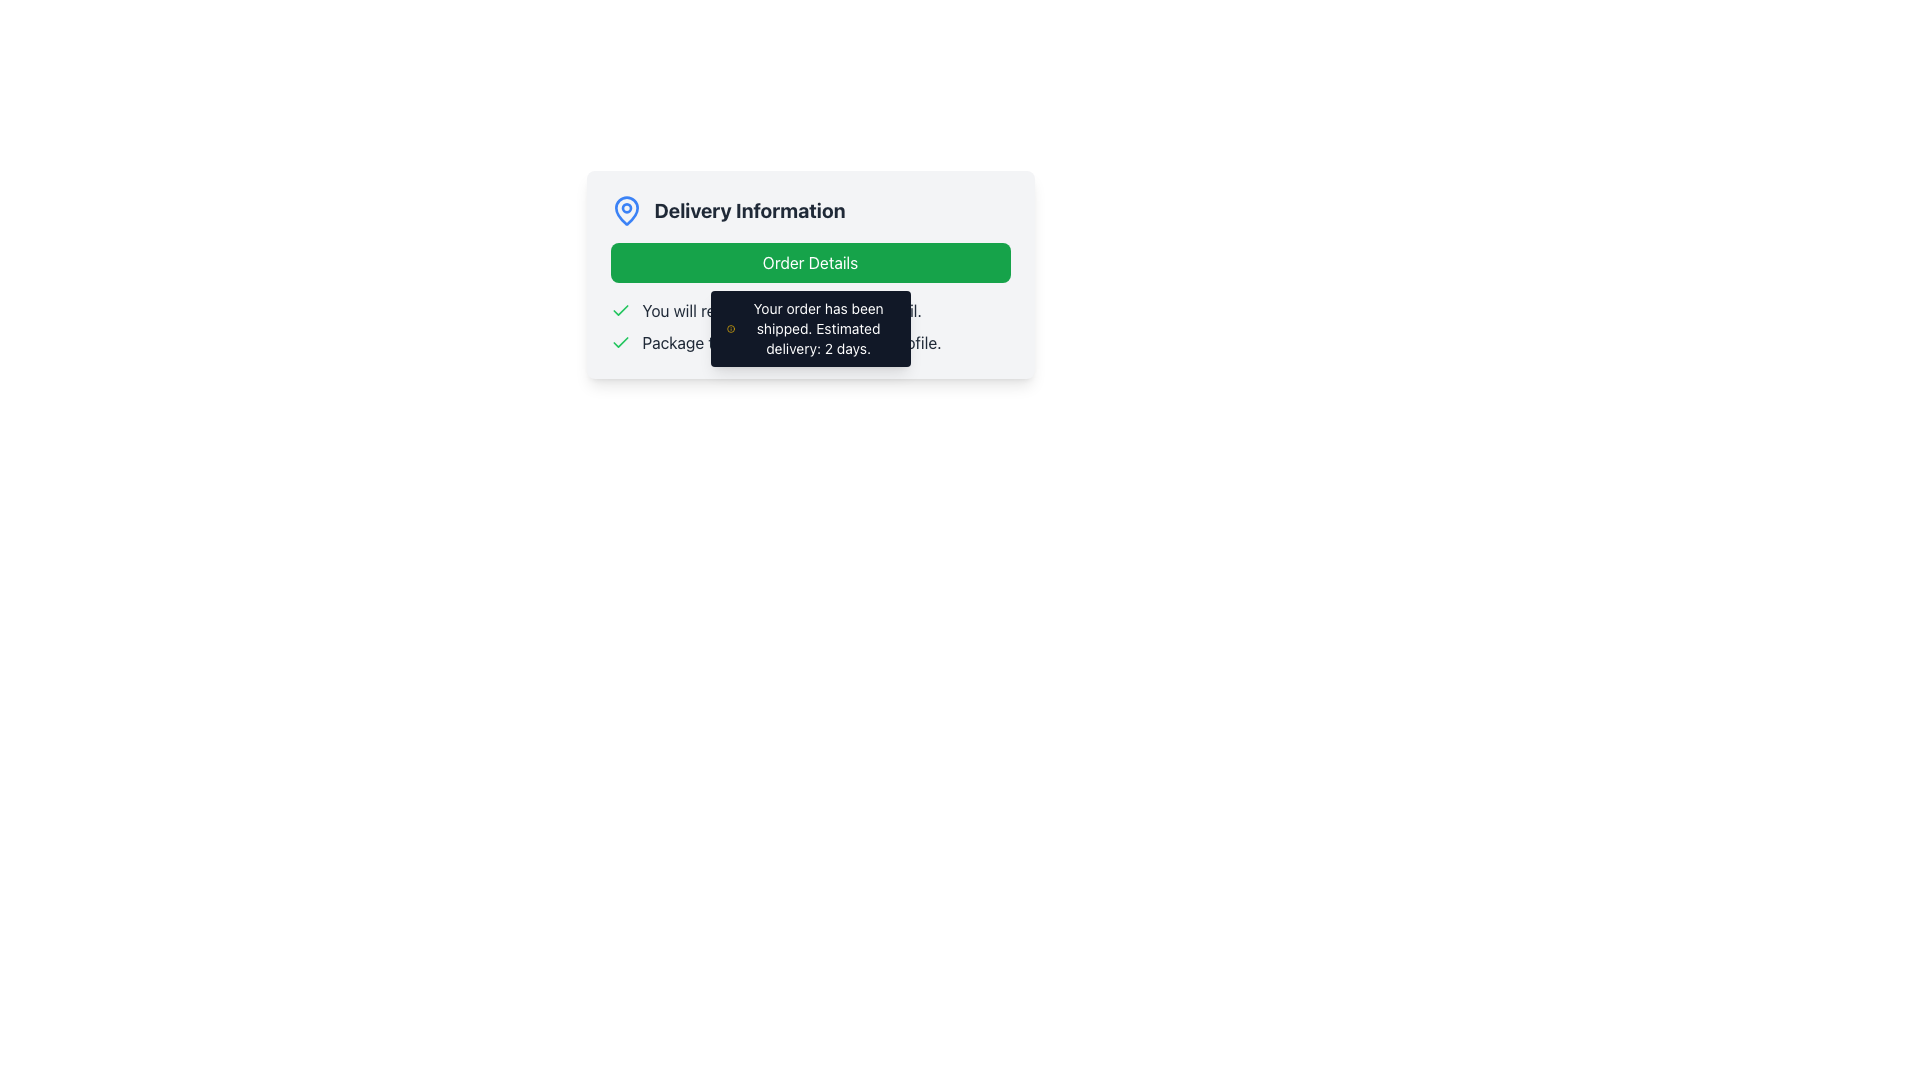  Describe the element at coordinates (729, 327) in the screenshot. I see `the informational icon located within the notification component that displays 'Your order has been shipped. Estimated delivery: 2 days.'` at that location.